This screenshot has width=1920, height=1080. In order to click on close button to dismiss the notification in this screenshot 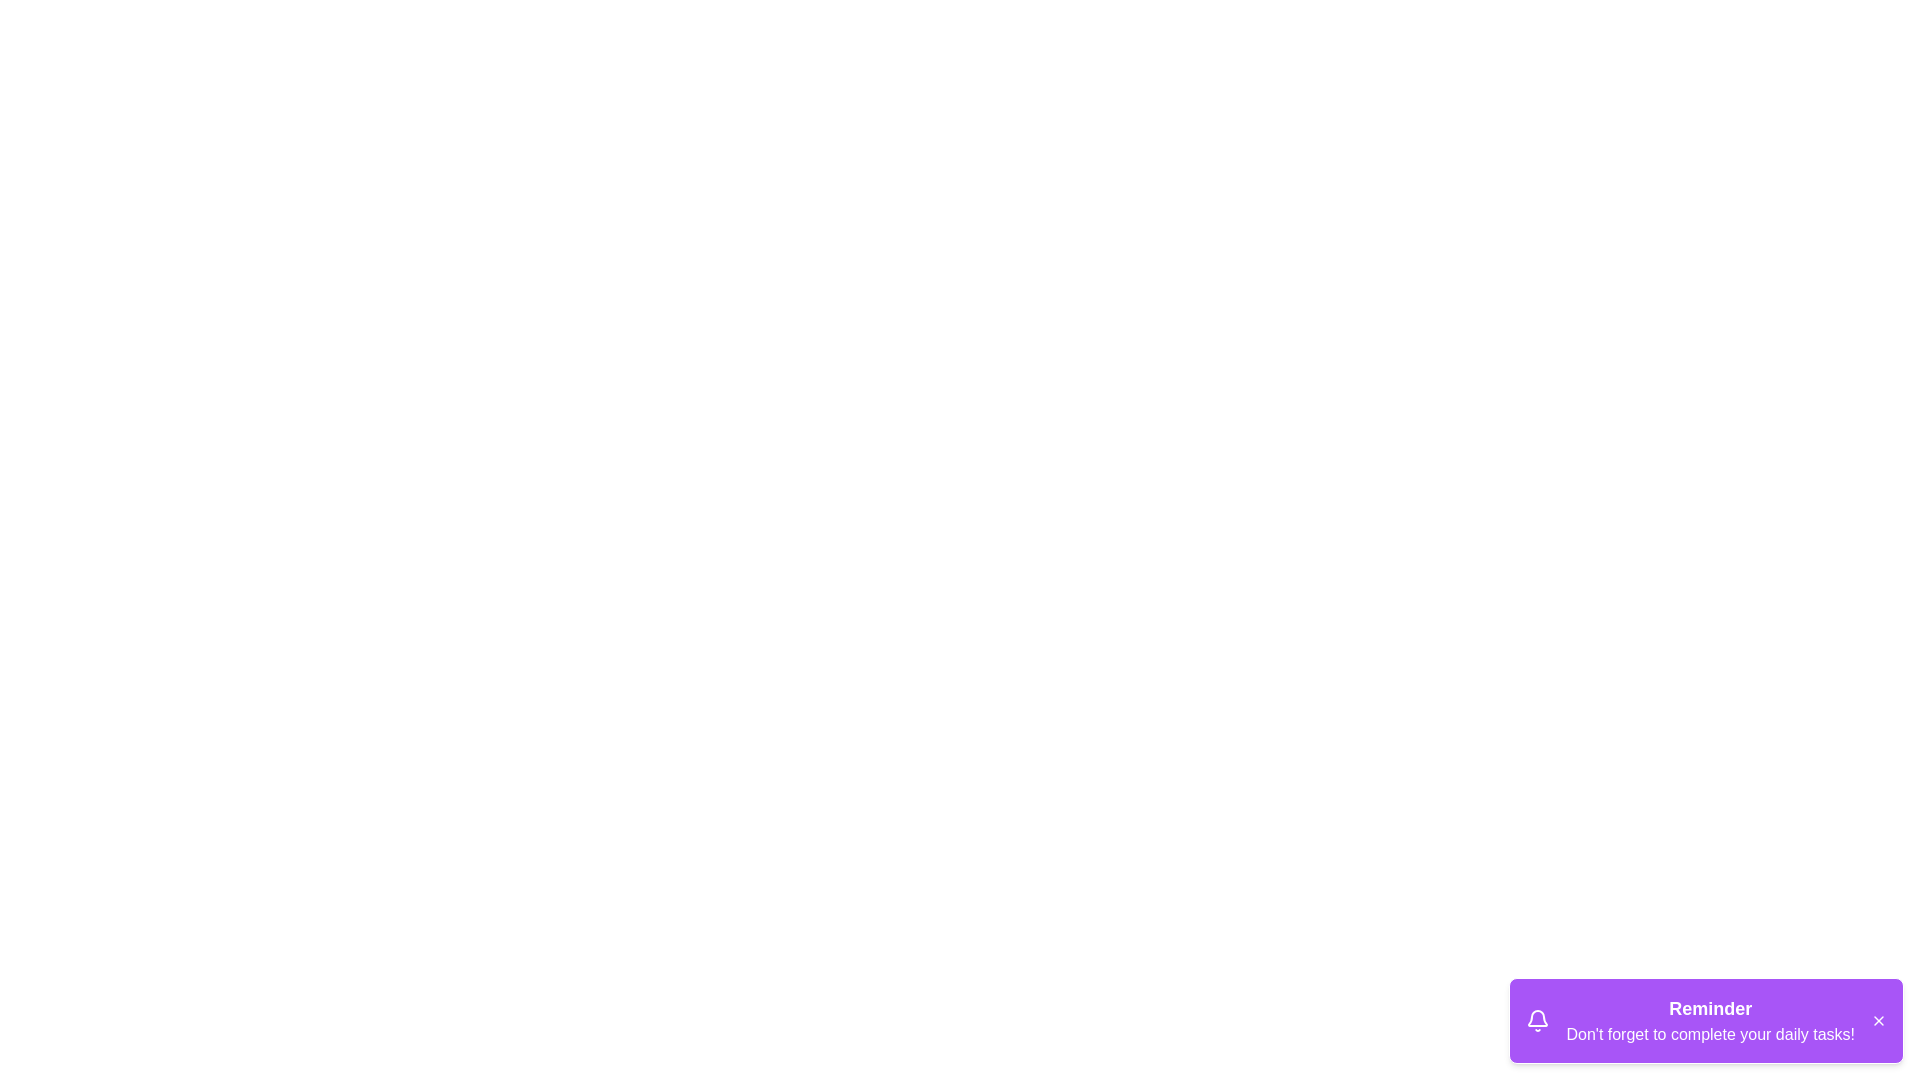, I will do `click(1877, 1021)`.